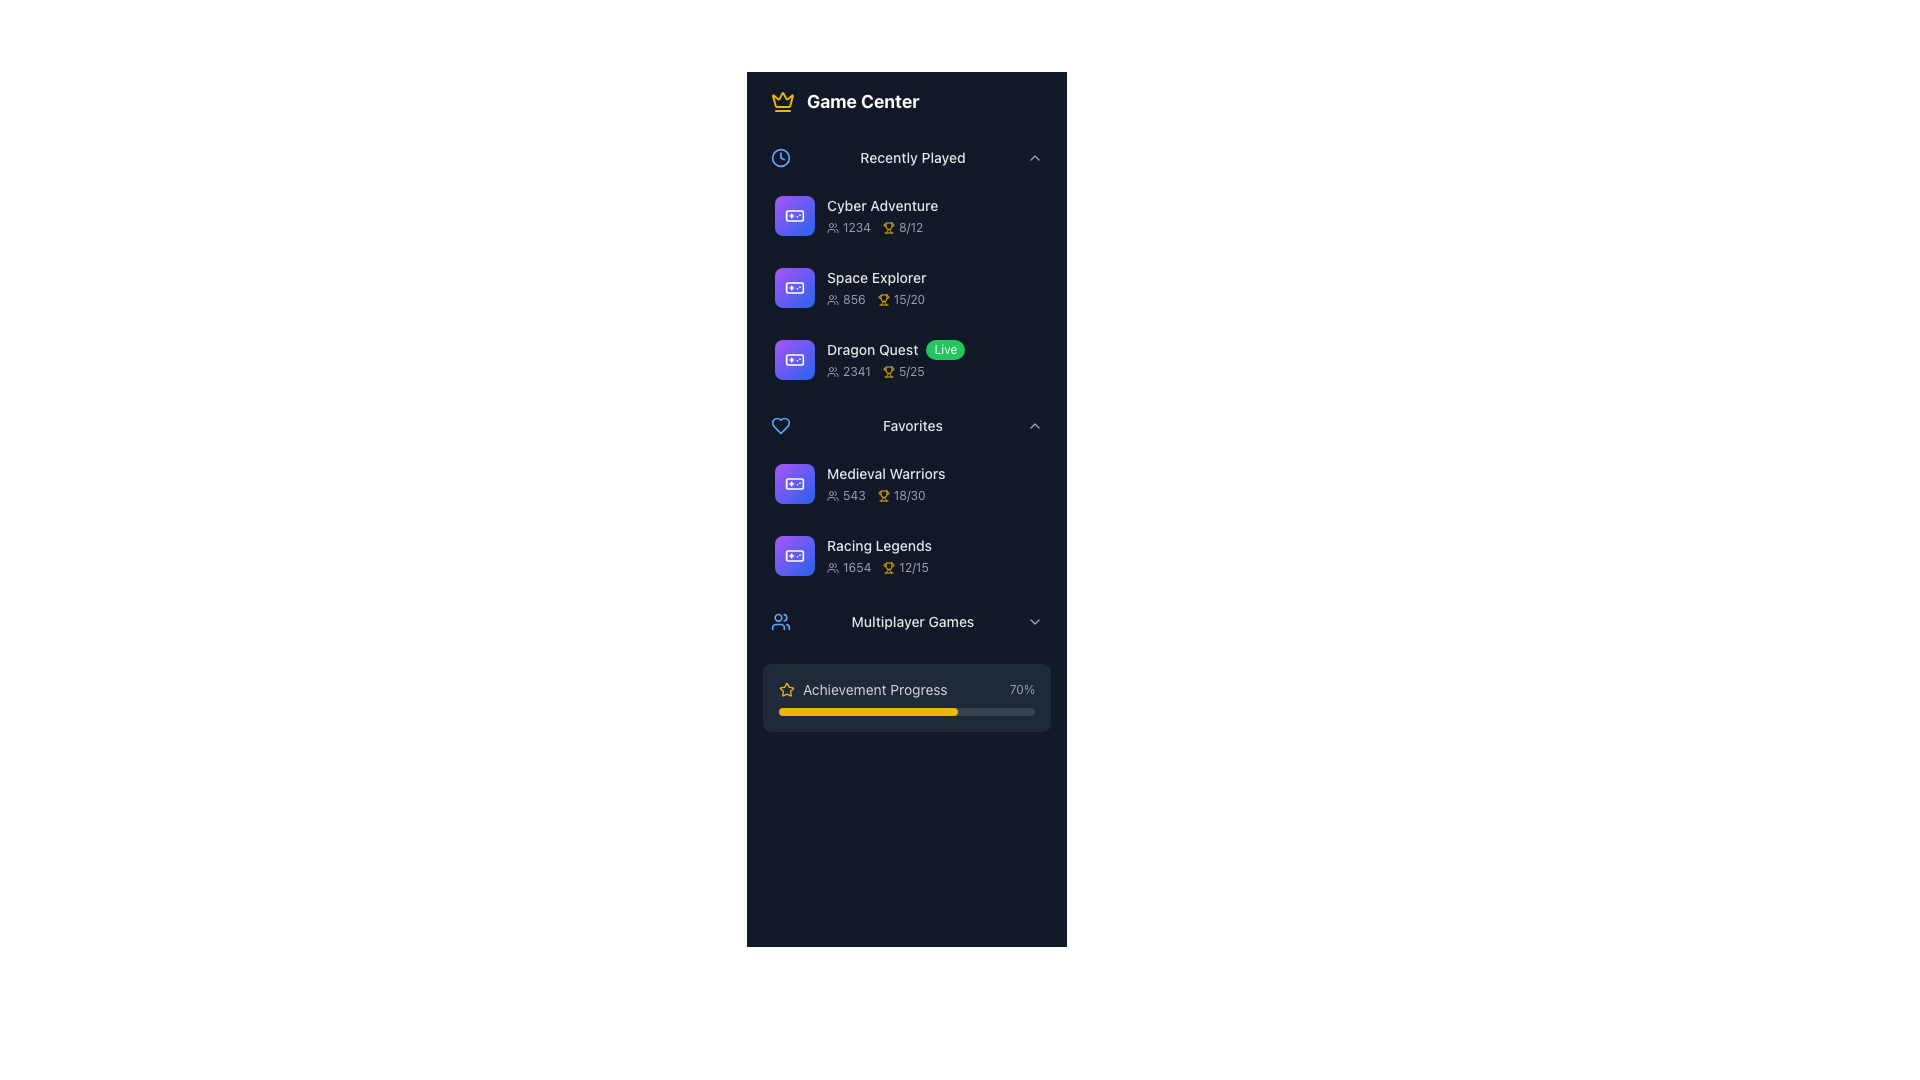 Image resolution: width=1920 pixels, height=1080 pixels. What do you see at coordinates (900, 300) in the screenshot?
I see `the achievement progress element, which consists of a golden trophy icon and the text '15/20', located in the 'Recently Played' section under the game 'Space Explorer'` at bounding box center [900, 300].